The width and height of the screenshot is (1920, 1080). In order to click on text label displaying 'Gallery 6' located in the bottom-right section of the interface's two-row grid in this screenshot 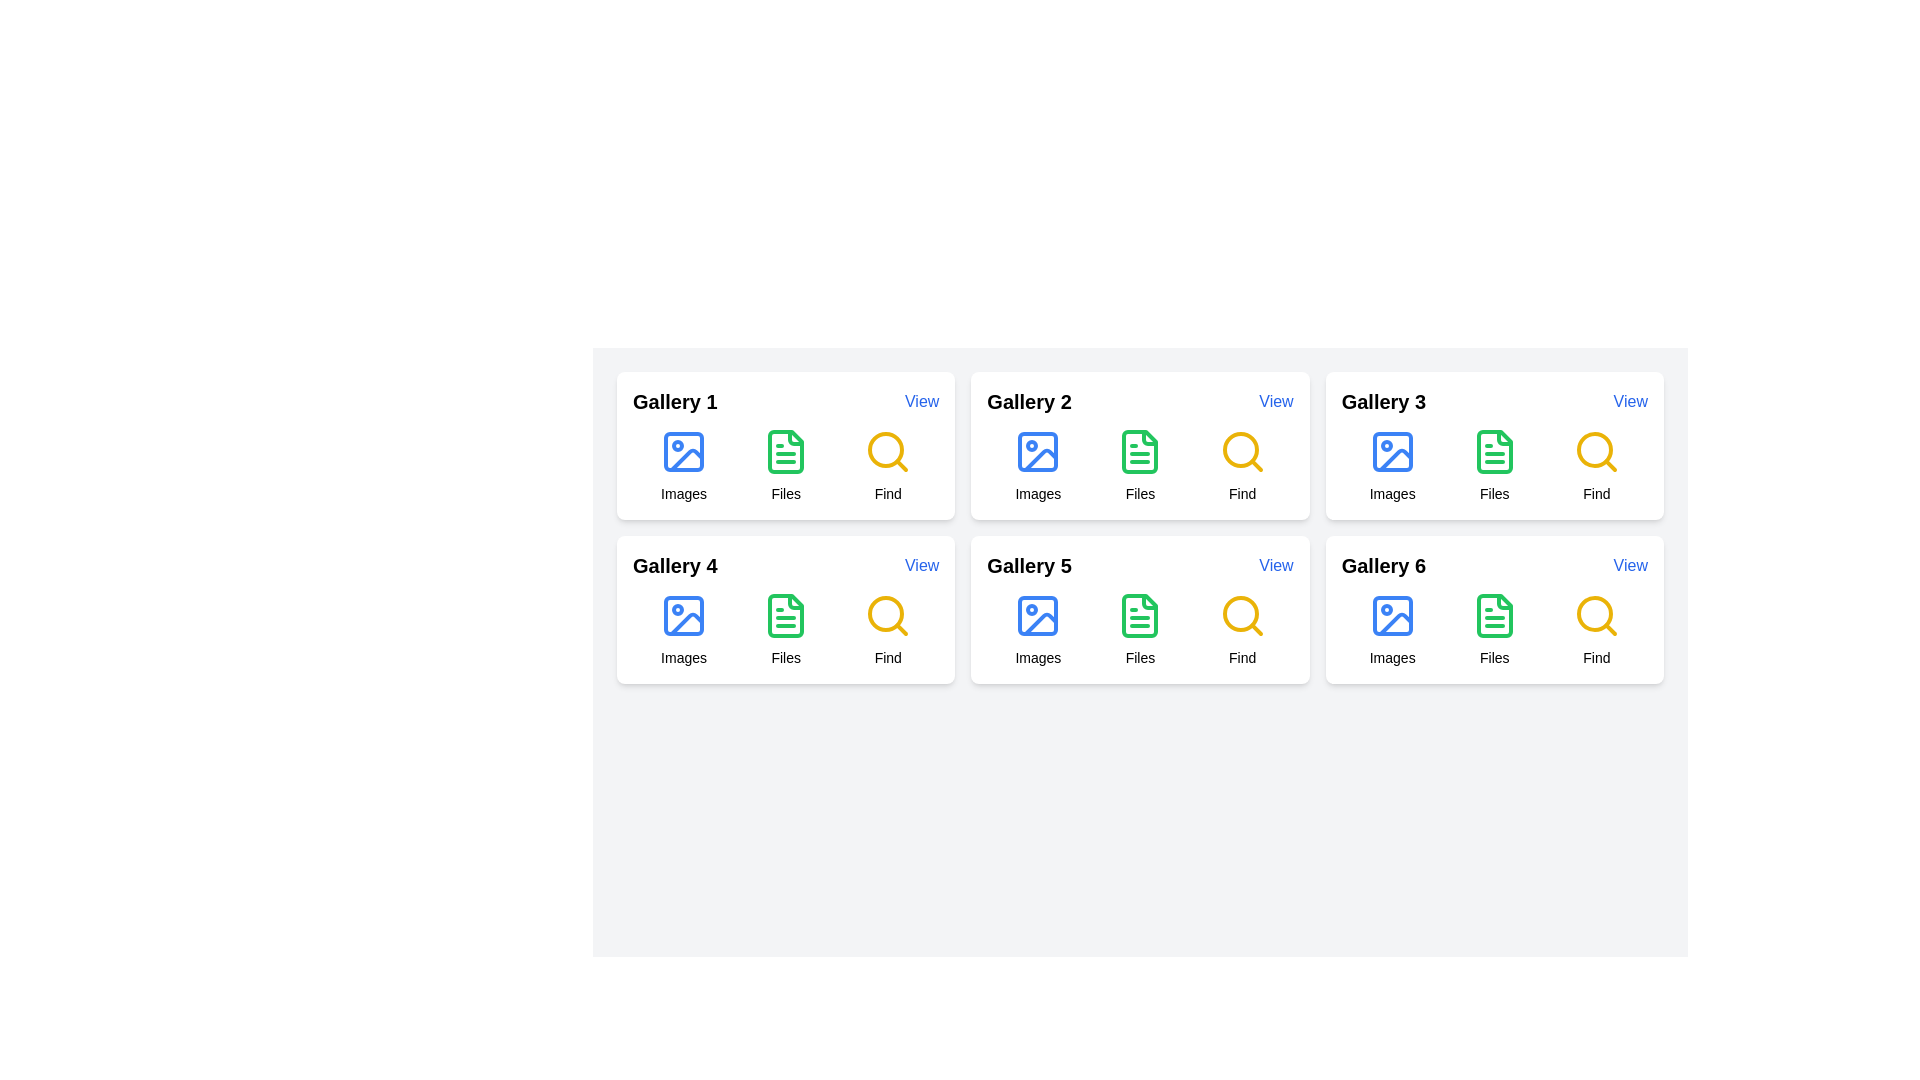, I will do `click(1382, 566)`.